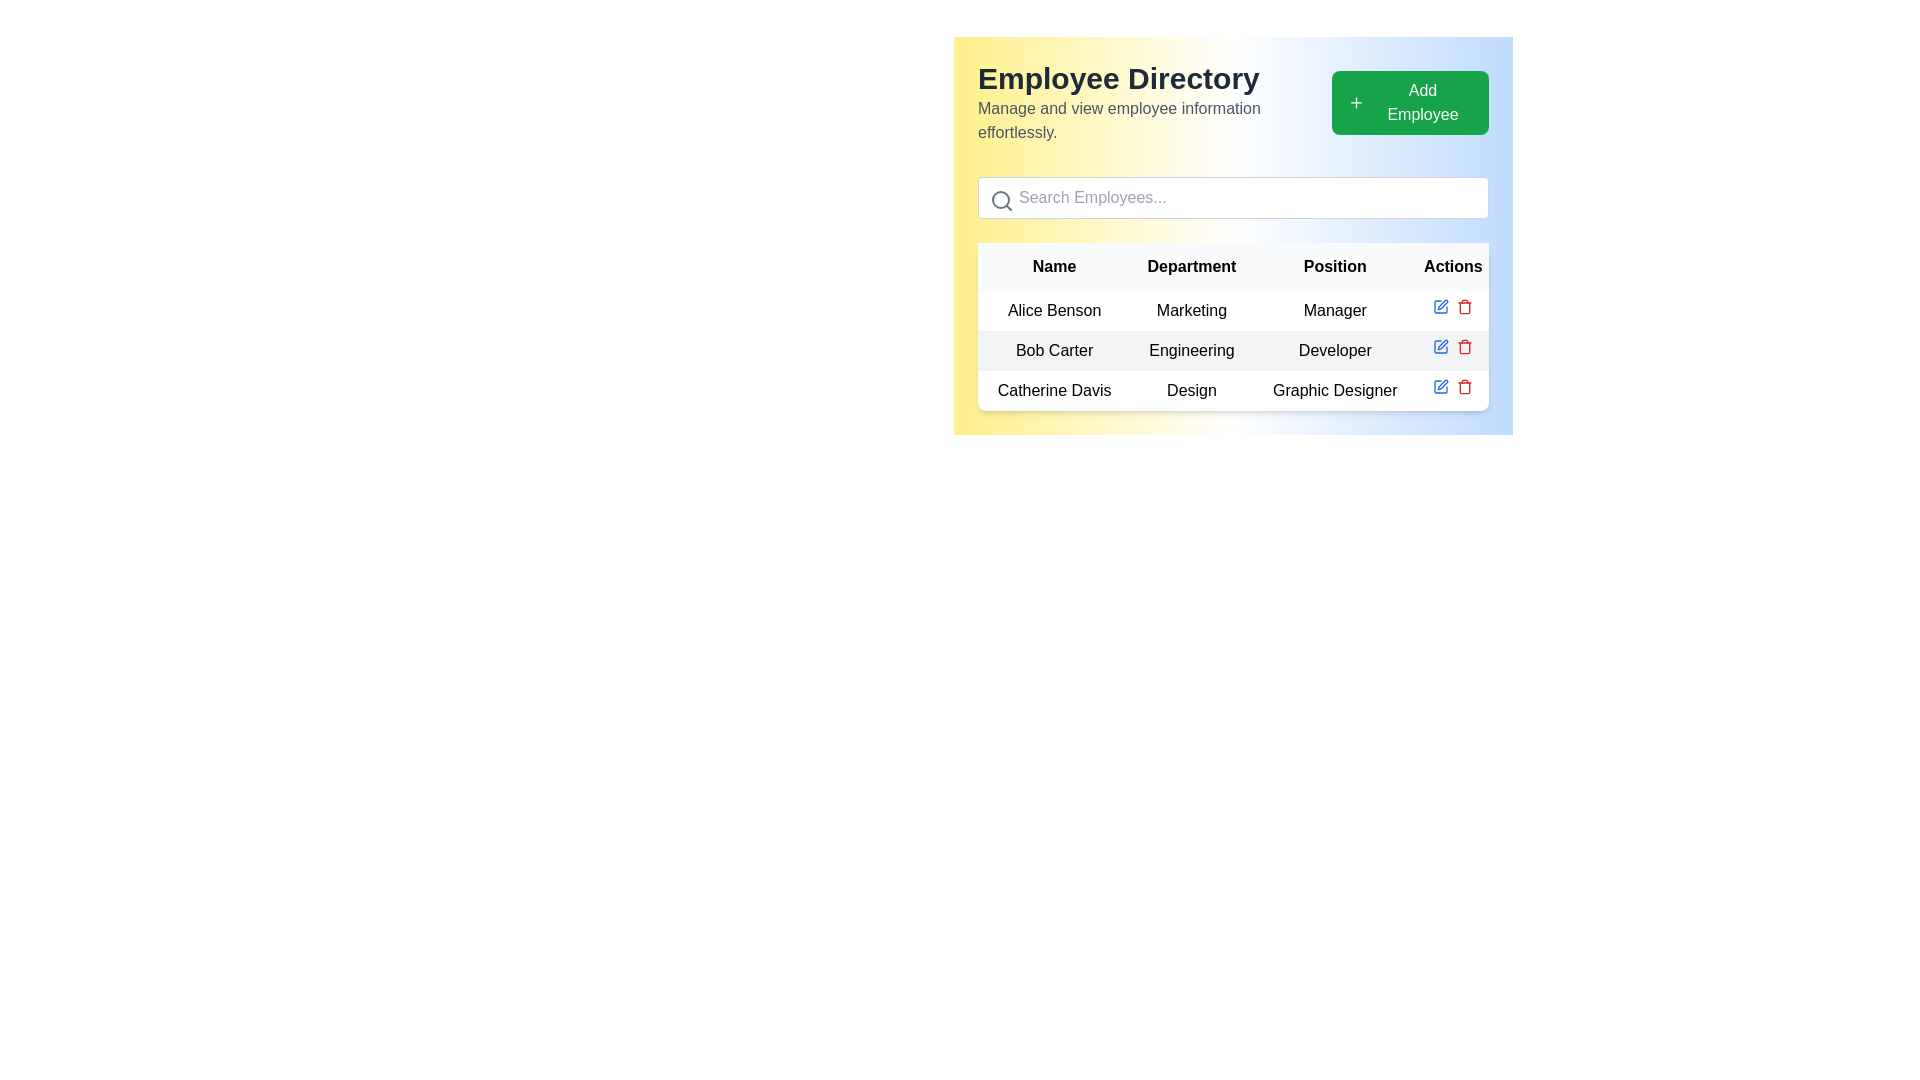 The height and width of the screenshot is (1080, 1920). I want to click on the small red trash icon button in the 'Actions' column of the table row for 'Catherine Davis', so click(1465, 386).